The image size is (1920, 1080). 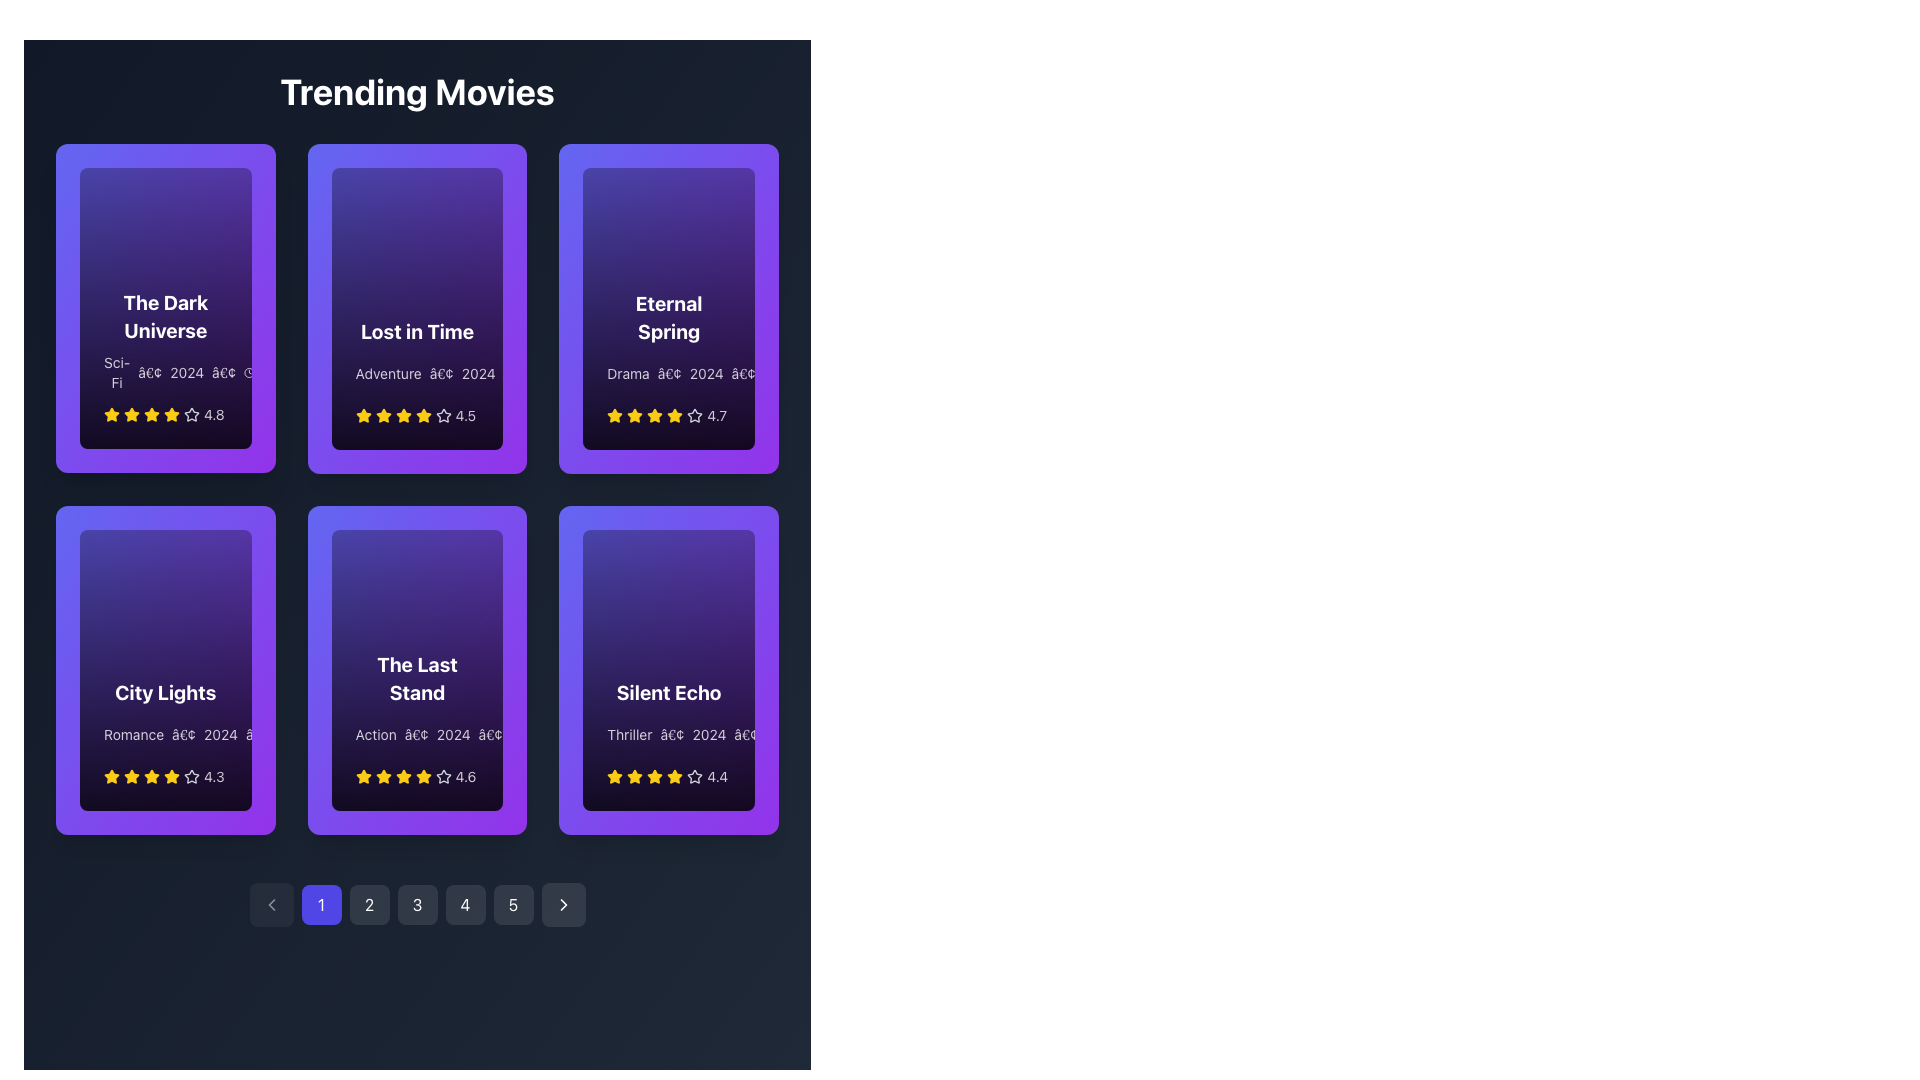 What do you see at coordinates (165, 691) in the screenshot?
I see `the title label of the movie in the fourth column of the 'Trending Movies' grid layout, located in the second row, which serves to help users identify the featured movie` at bounding box center [165, 691].